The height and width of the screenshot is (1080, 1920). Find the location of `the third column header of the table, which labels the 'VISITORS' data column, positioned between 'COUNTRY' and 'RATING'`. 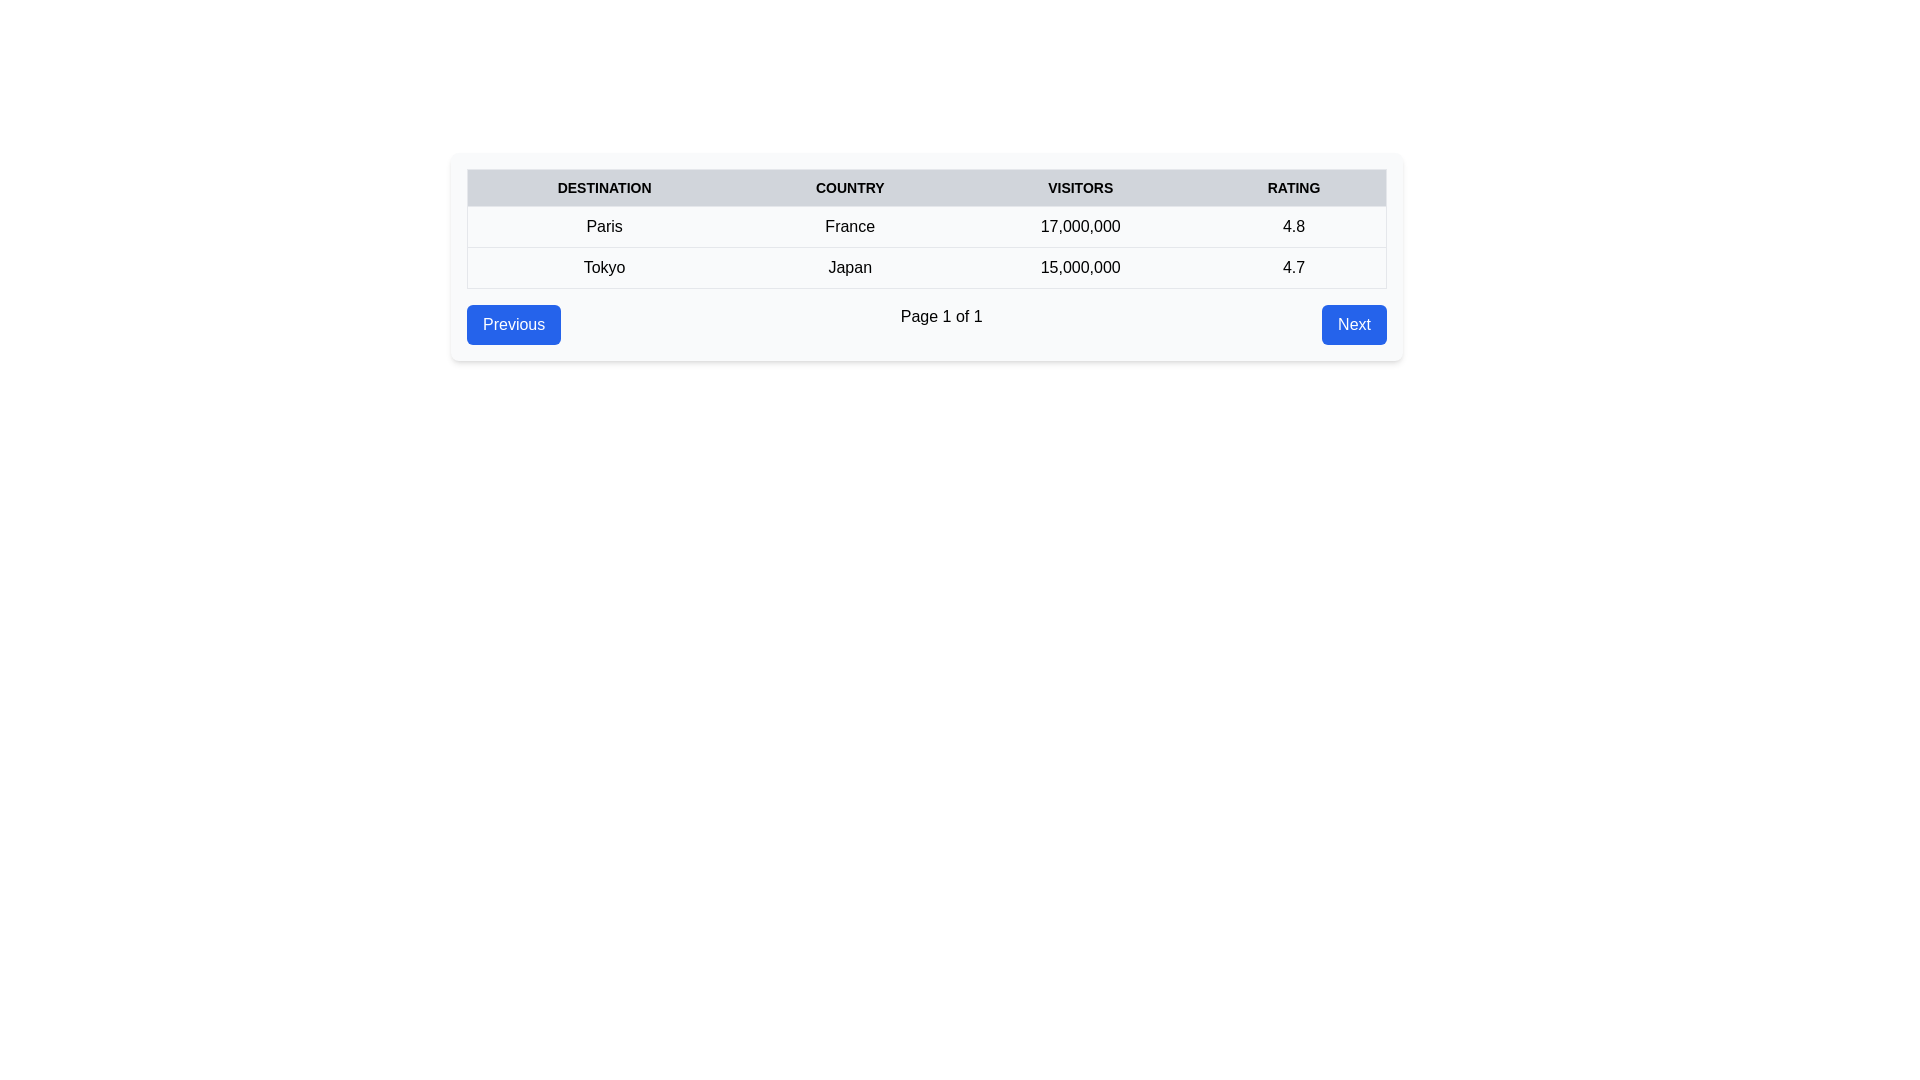

the third column header of the table, which labels the 'VISITORS' data column, positioned between 'COUNTRY' and 'RATING' is located at coordinates (1079, 188).